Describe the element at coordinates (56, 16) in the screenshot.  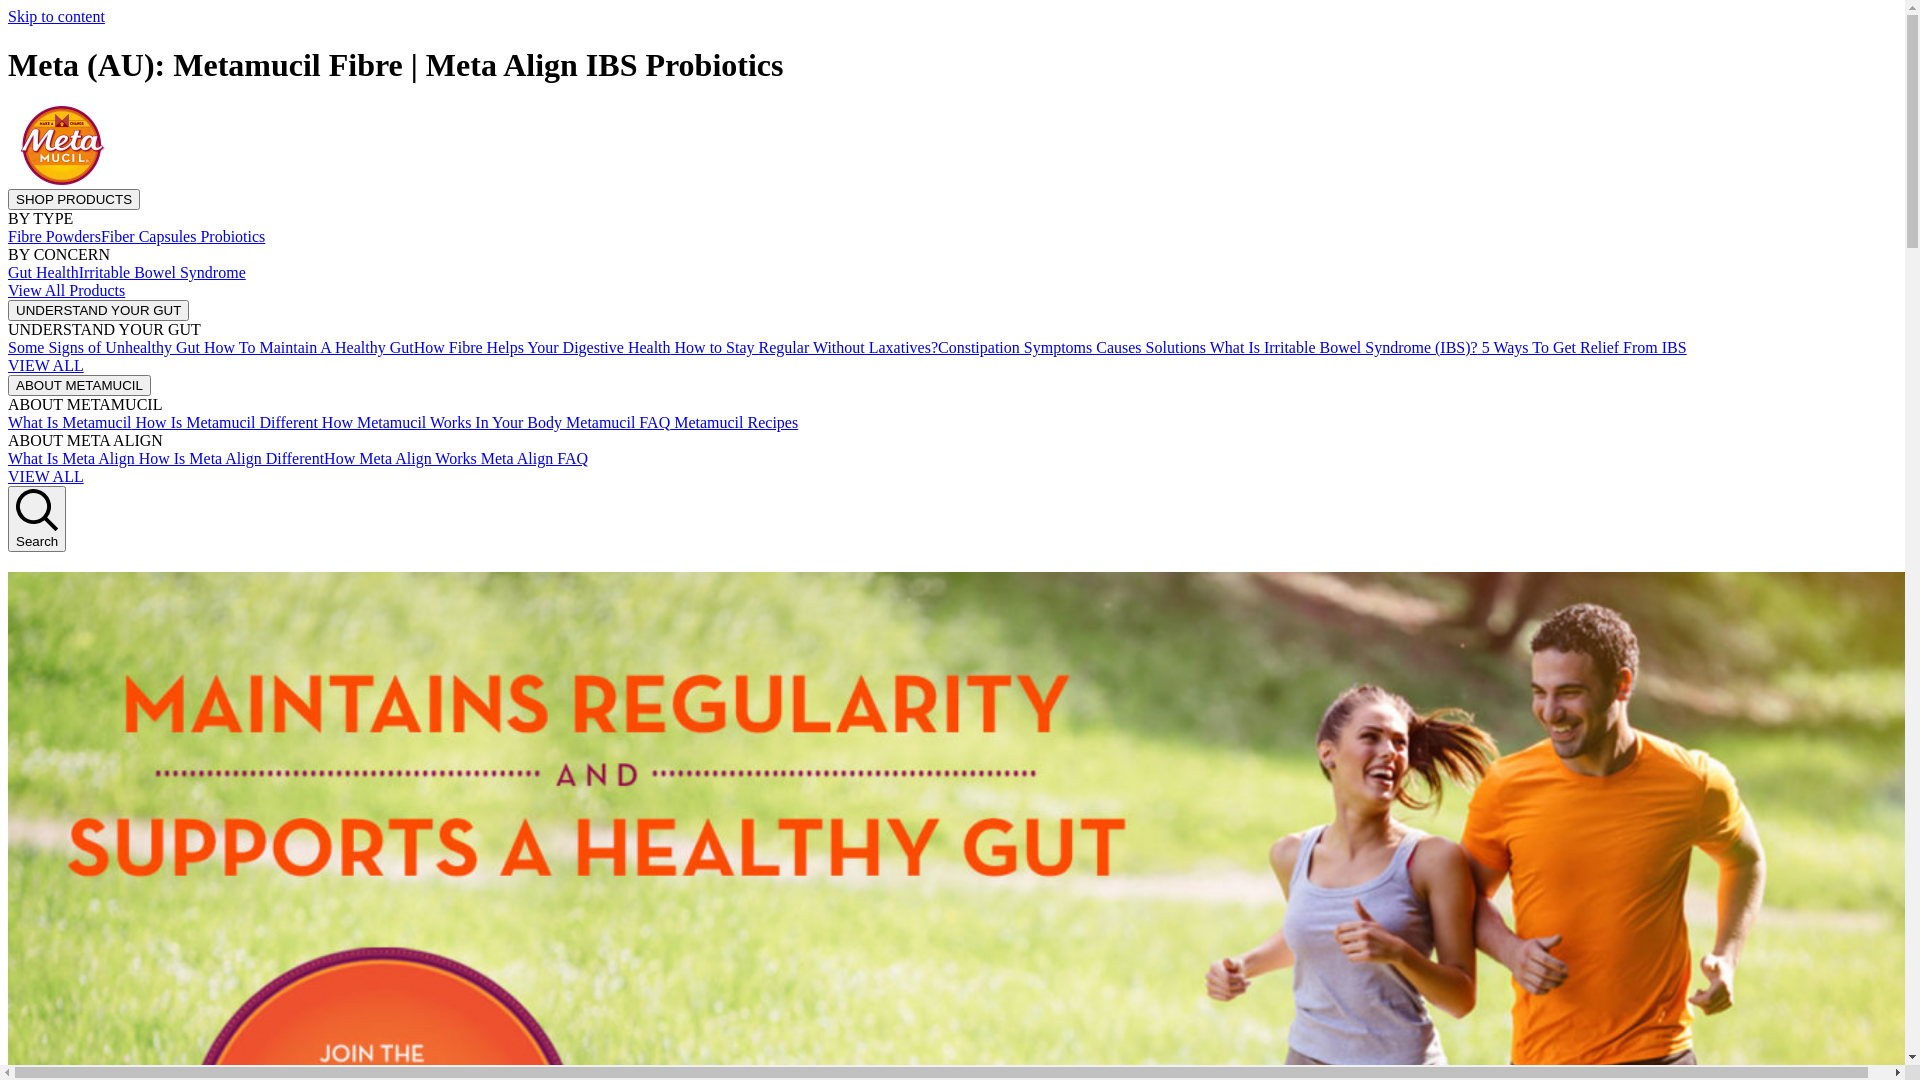
I see `'Skip to content'` at that location.